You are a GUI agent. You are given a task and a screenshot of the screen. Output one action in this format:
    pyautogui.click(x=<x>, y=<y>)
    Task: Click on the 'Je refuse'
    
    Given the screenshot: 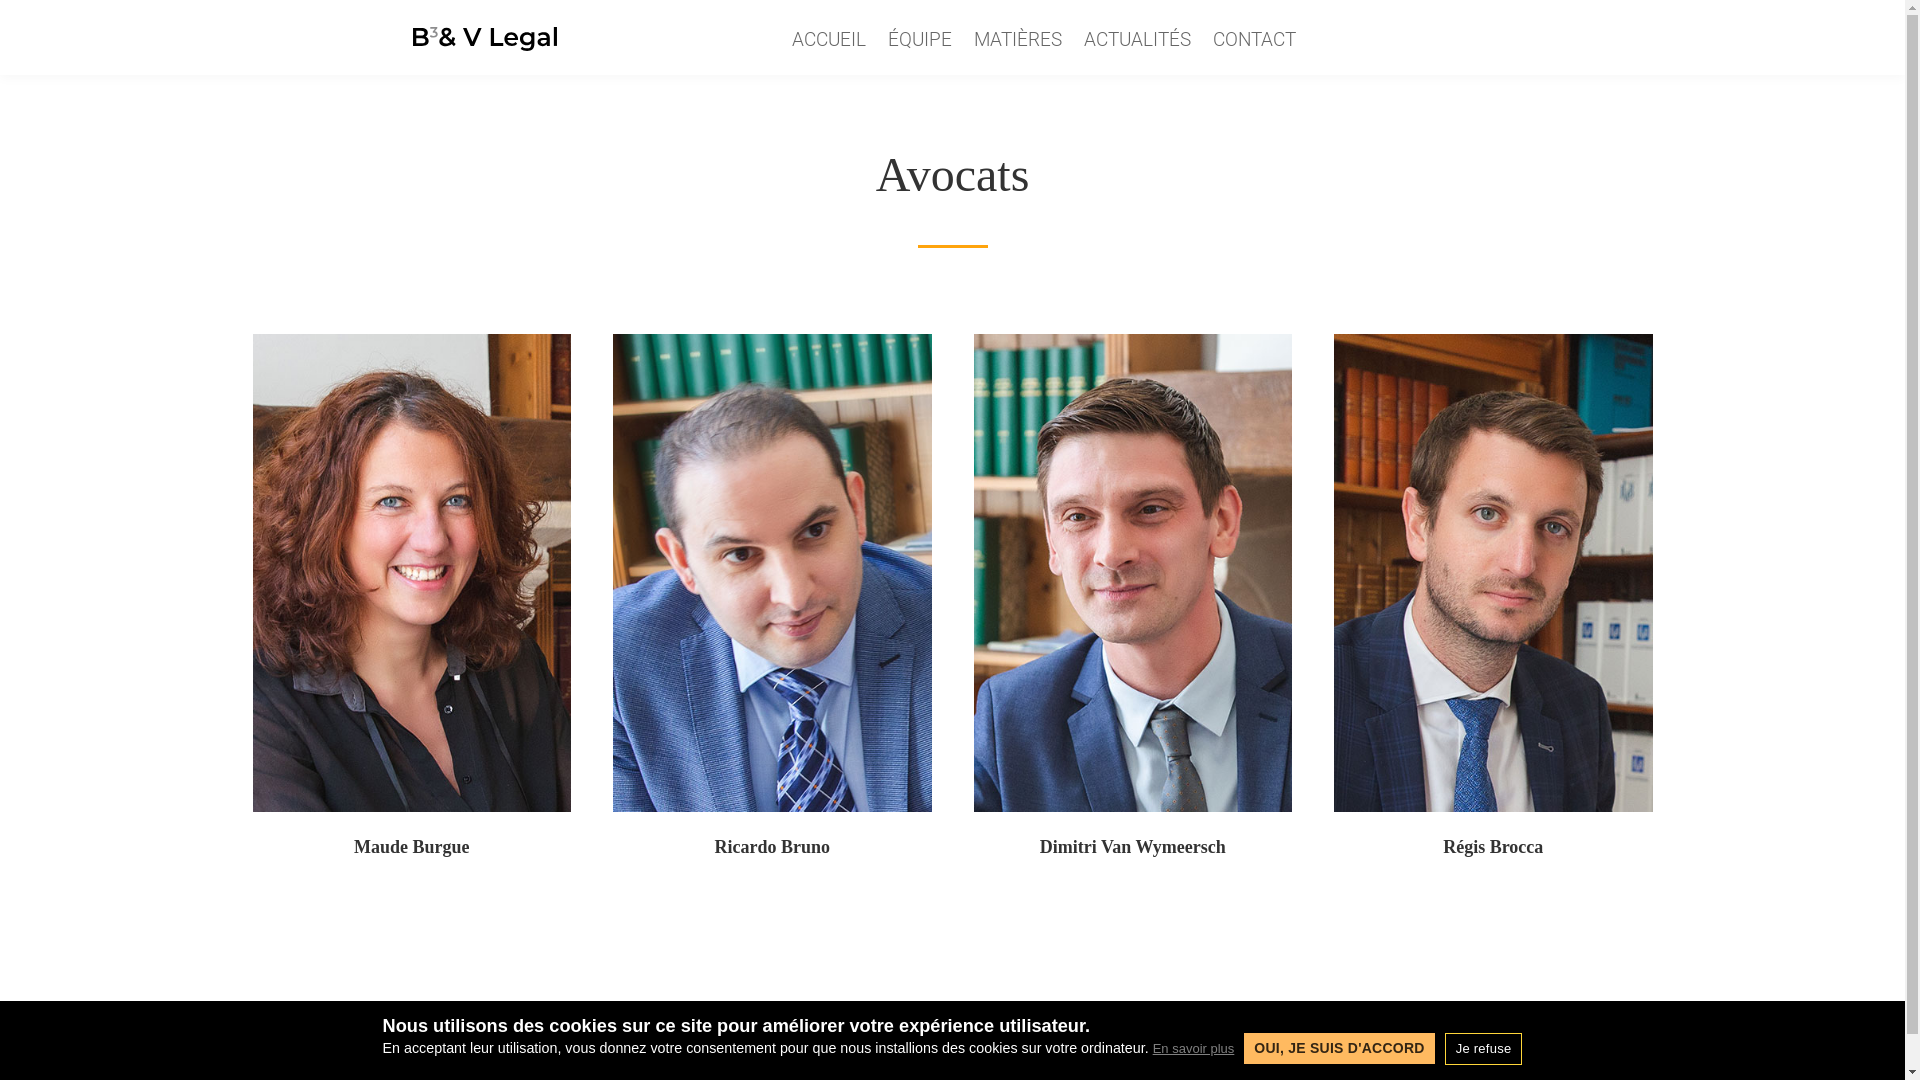 What is the action you would take?
    pyautogui.click(x=1483, y=1047)
    